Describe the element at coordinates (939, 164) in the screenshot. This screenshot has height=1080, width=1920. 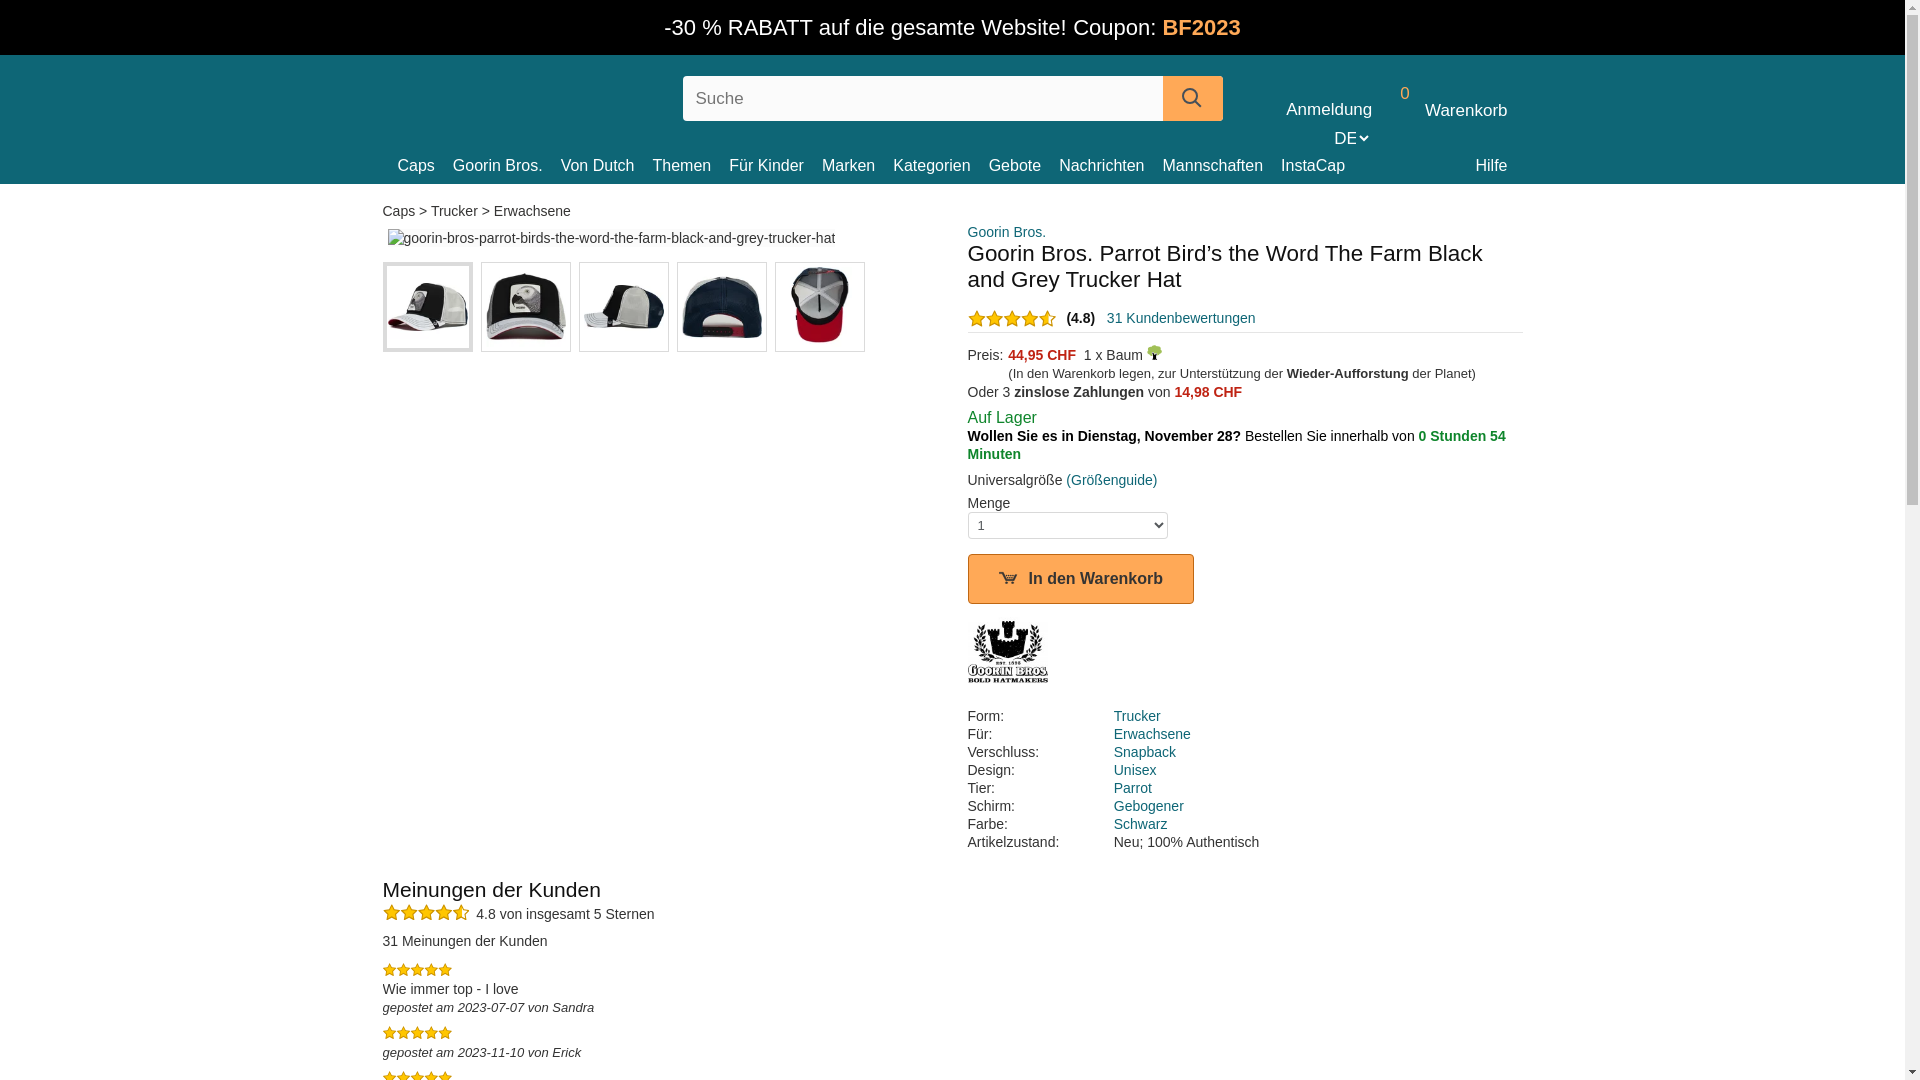
I see `'Kategorien'` at that location.